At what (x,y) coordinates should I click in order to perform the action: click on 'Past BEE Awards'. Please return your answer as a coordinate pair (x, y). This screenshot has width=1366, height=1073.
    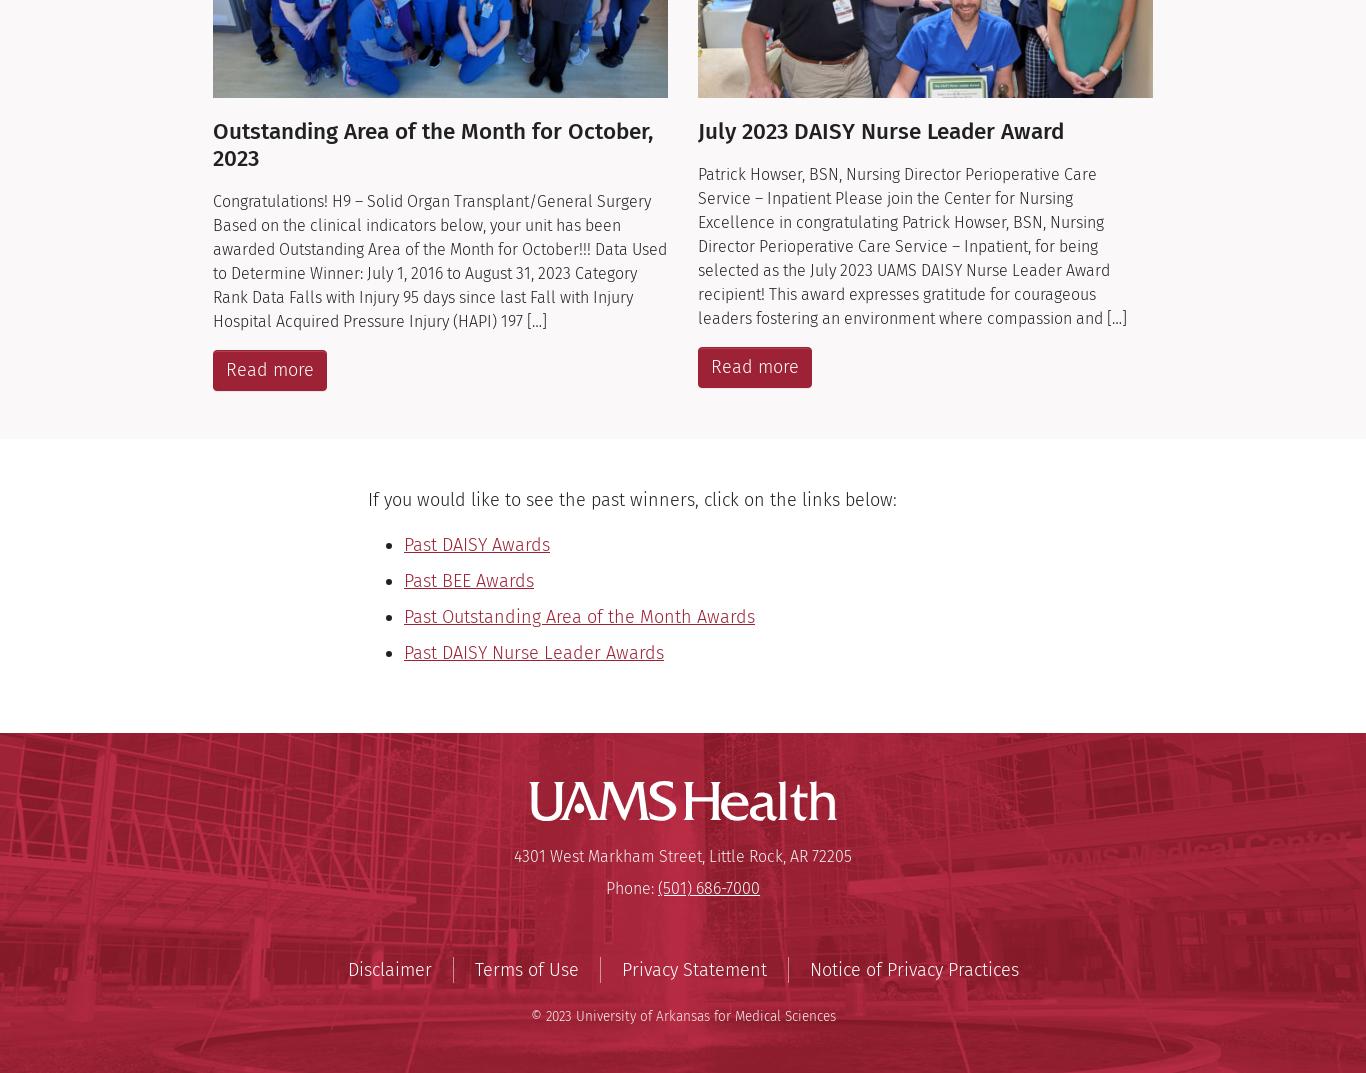
    Looking at the image, I should click on (468, 581).